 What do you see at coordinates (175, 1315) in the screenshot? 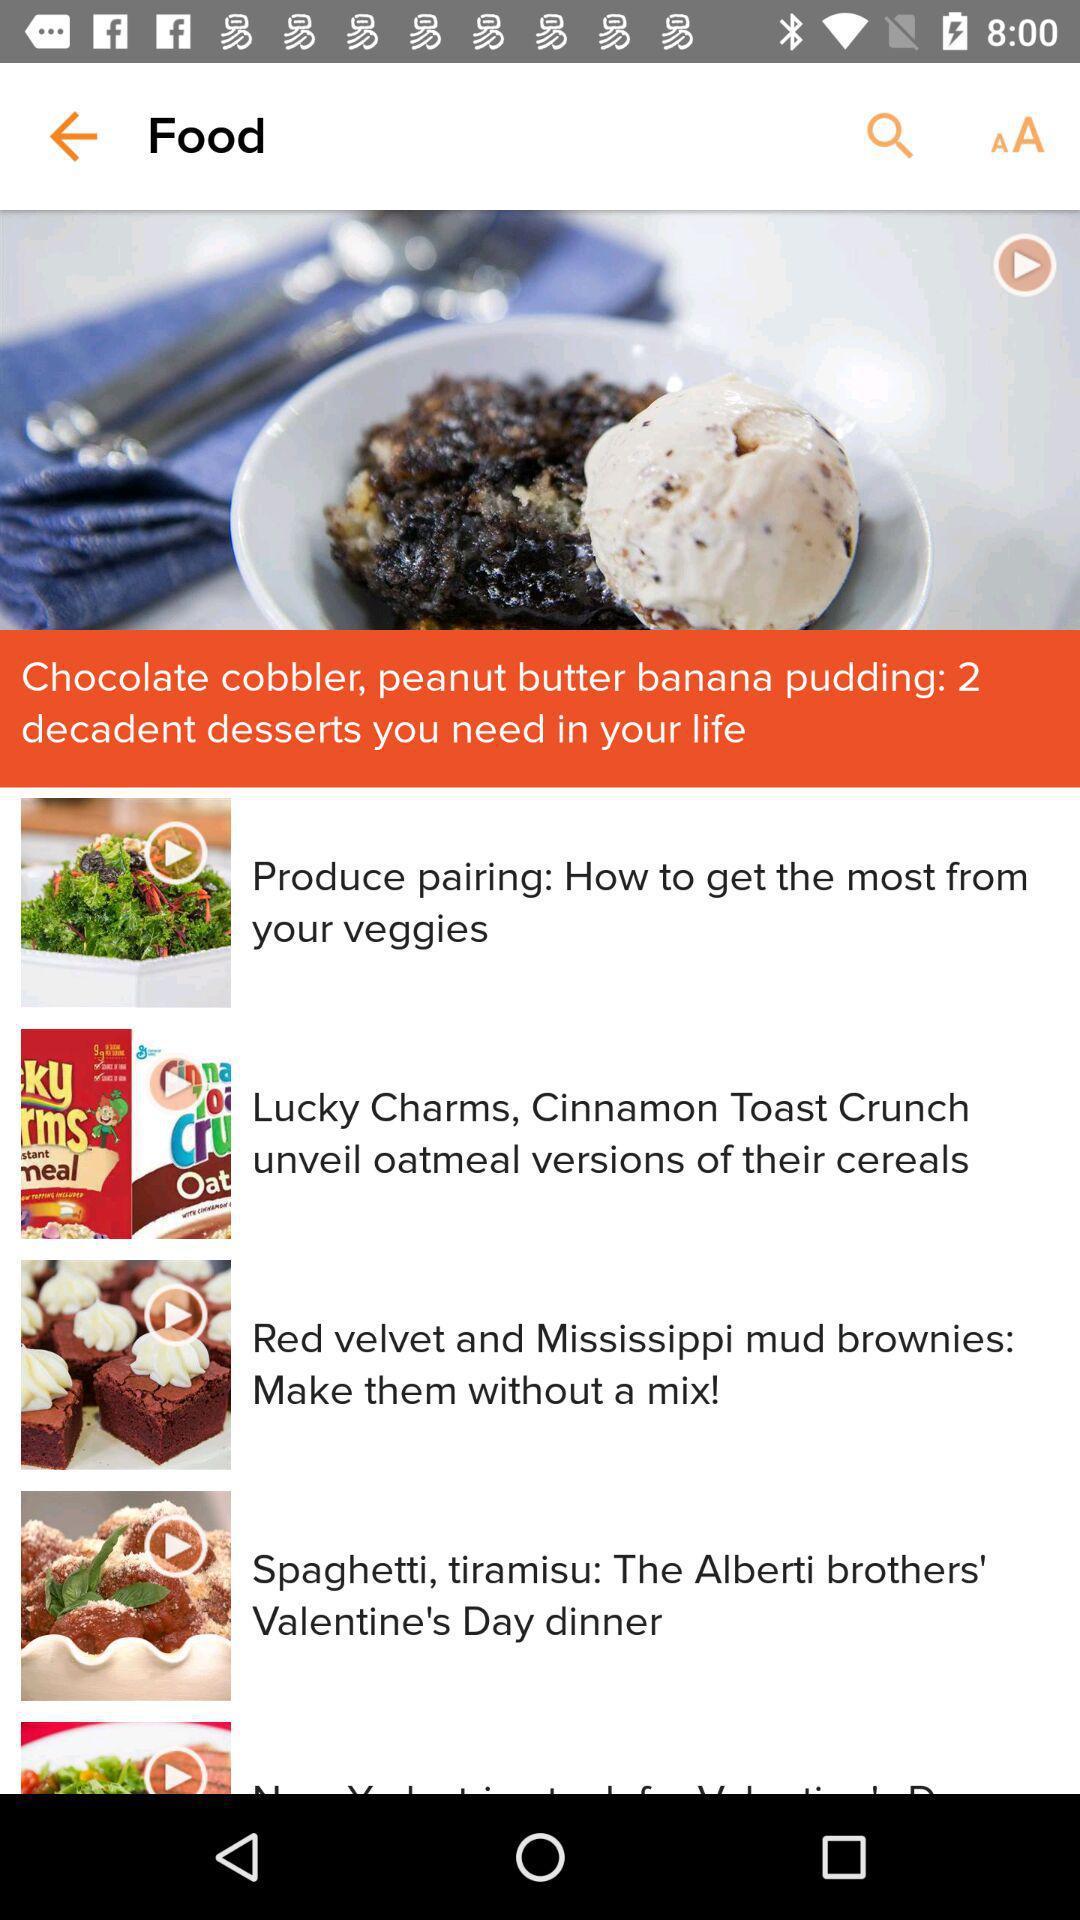
I see `the play icon on the 3rd image from the bottom` at bounding box center [175, 1315].